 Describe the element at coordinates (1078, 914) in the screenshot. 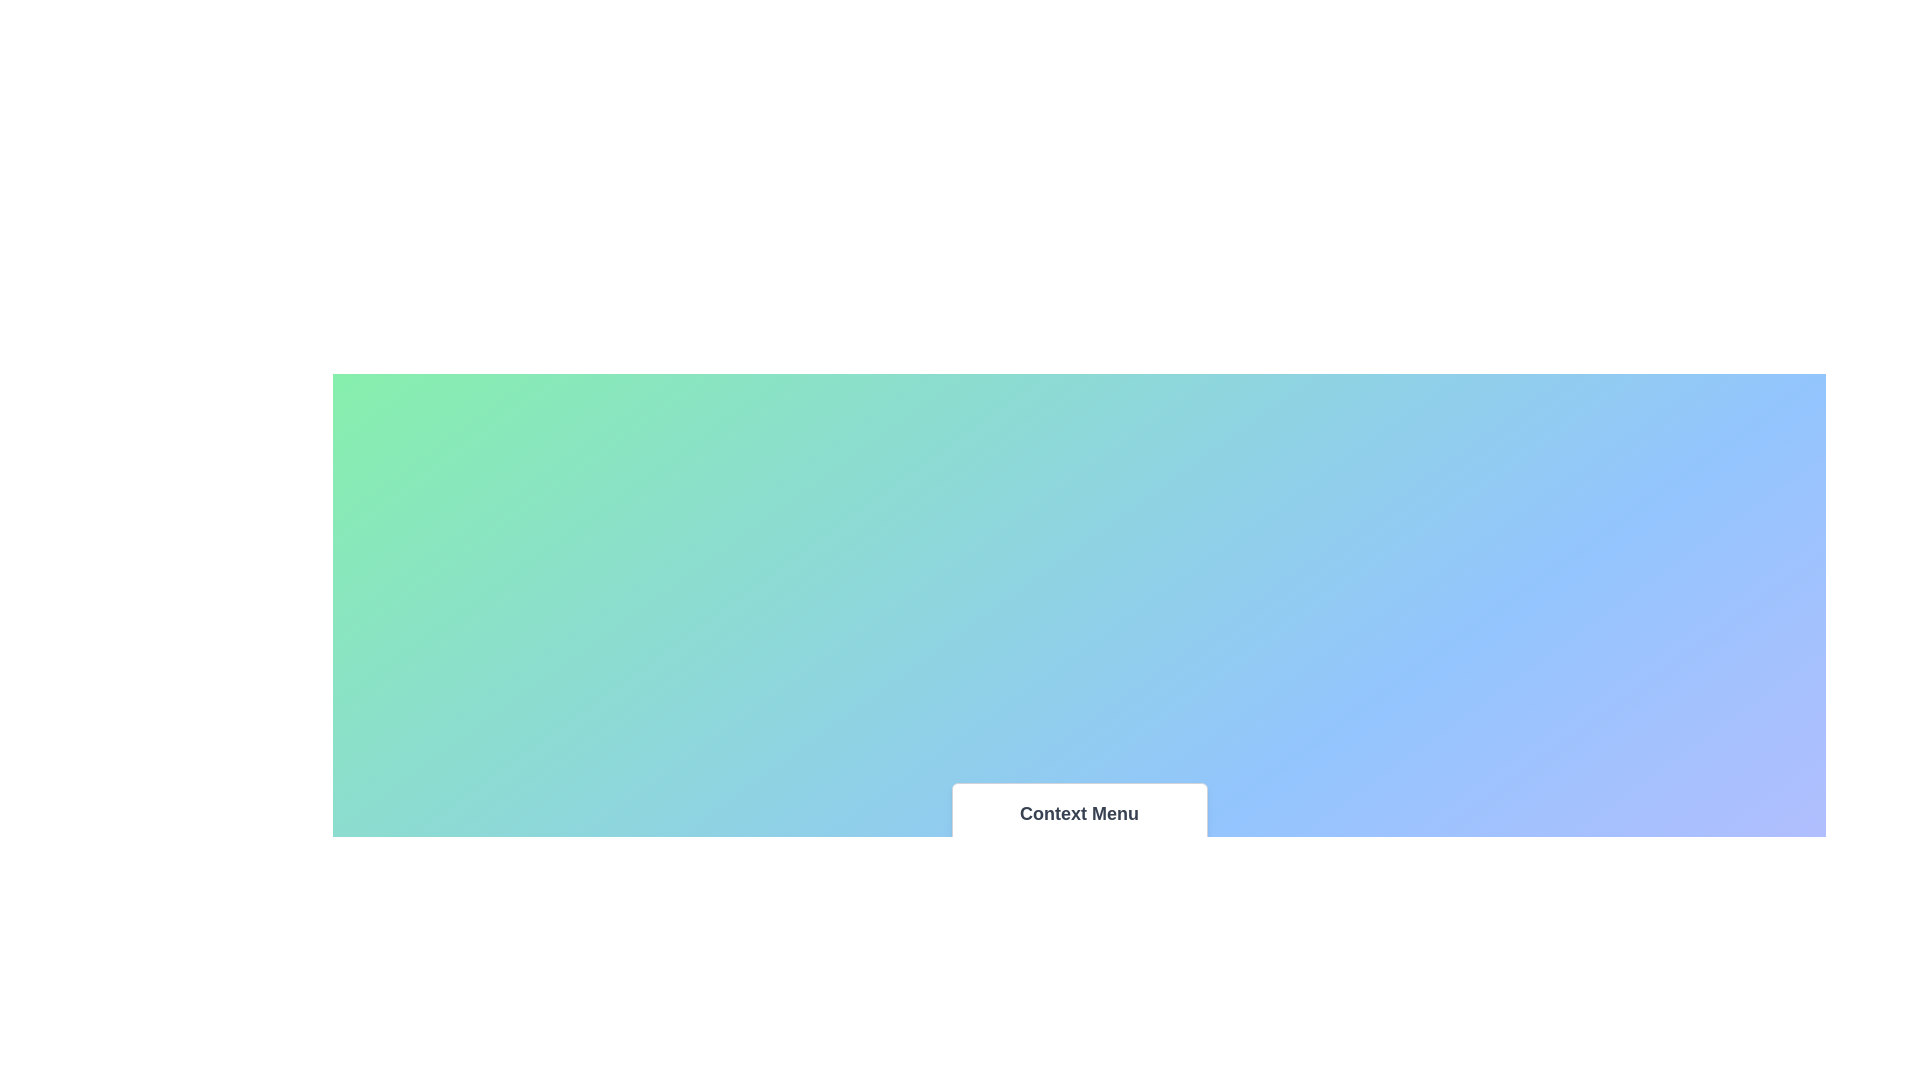

I see `the interactive area to toggle the context menu` at that location.